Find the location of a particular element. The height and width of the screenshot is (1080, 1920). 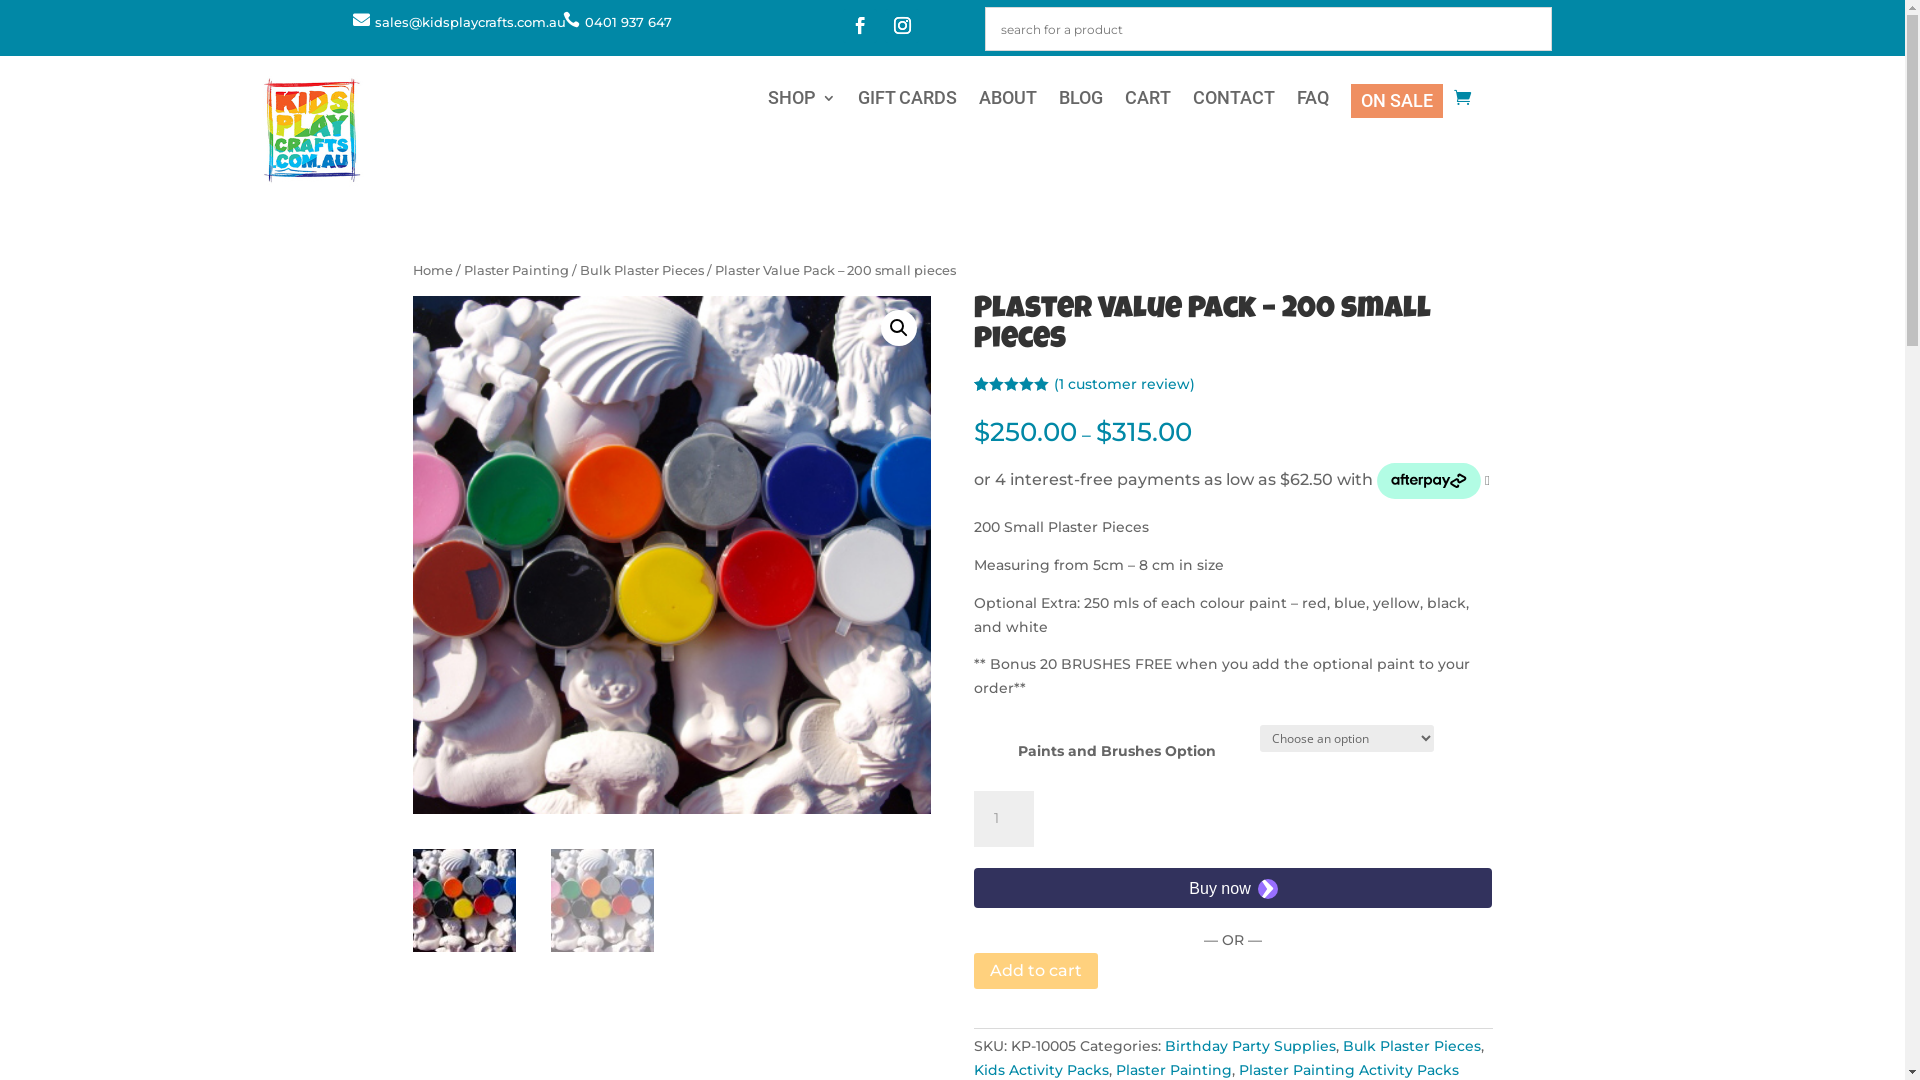

'Birthday Party Supplies' is located at coordinates (1249, 1044).